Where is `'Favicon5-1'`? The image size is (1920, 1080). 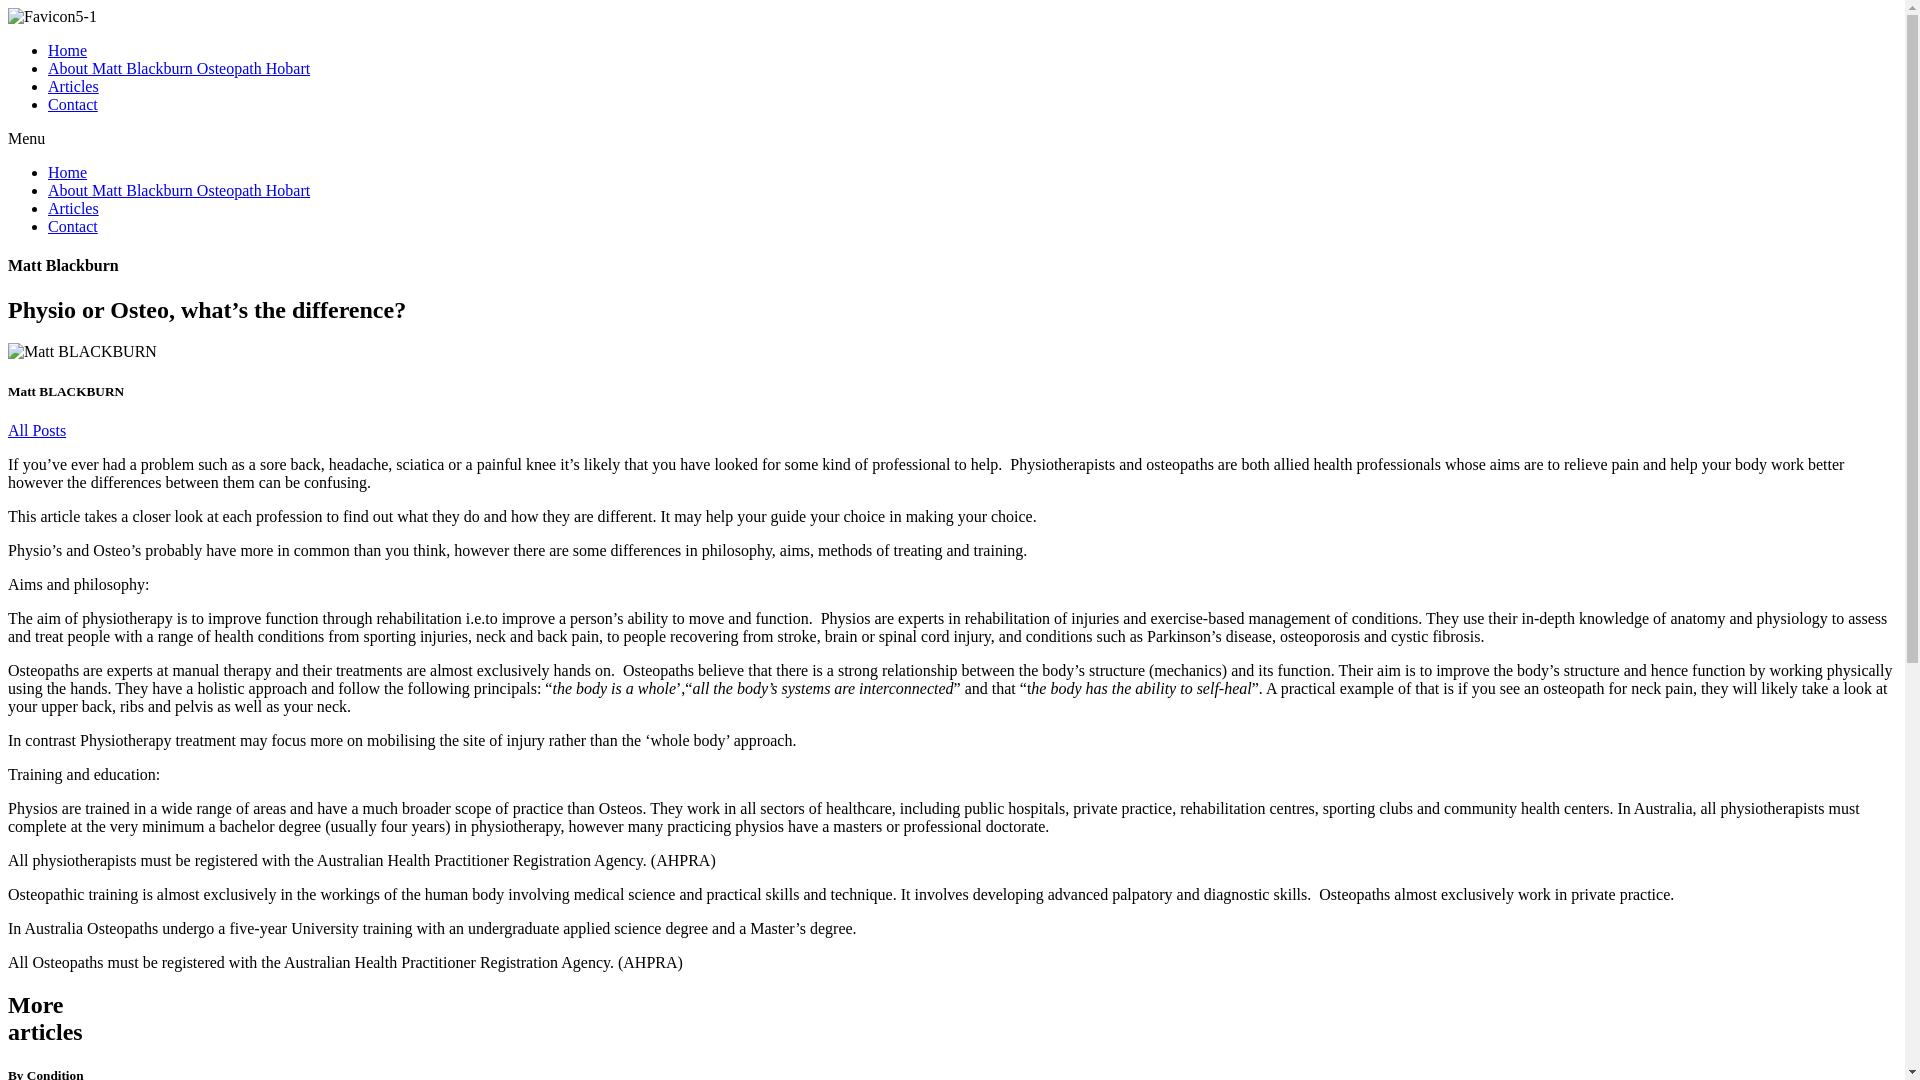 'Favicon5-1' is located at coordinates (52, 16).